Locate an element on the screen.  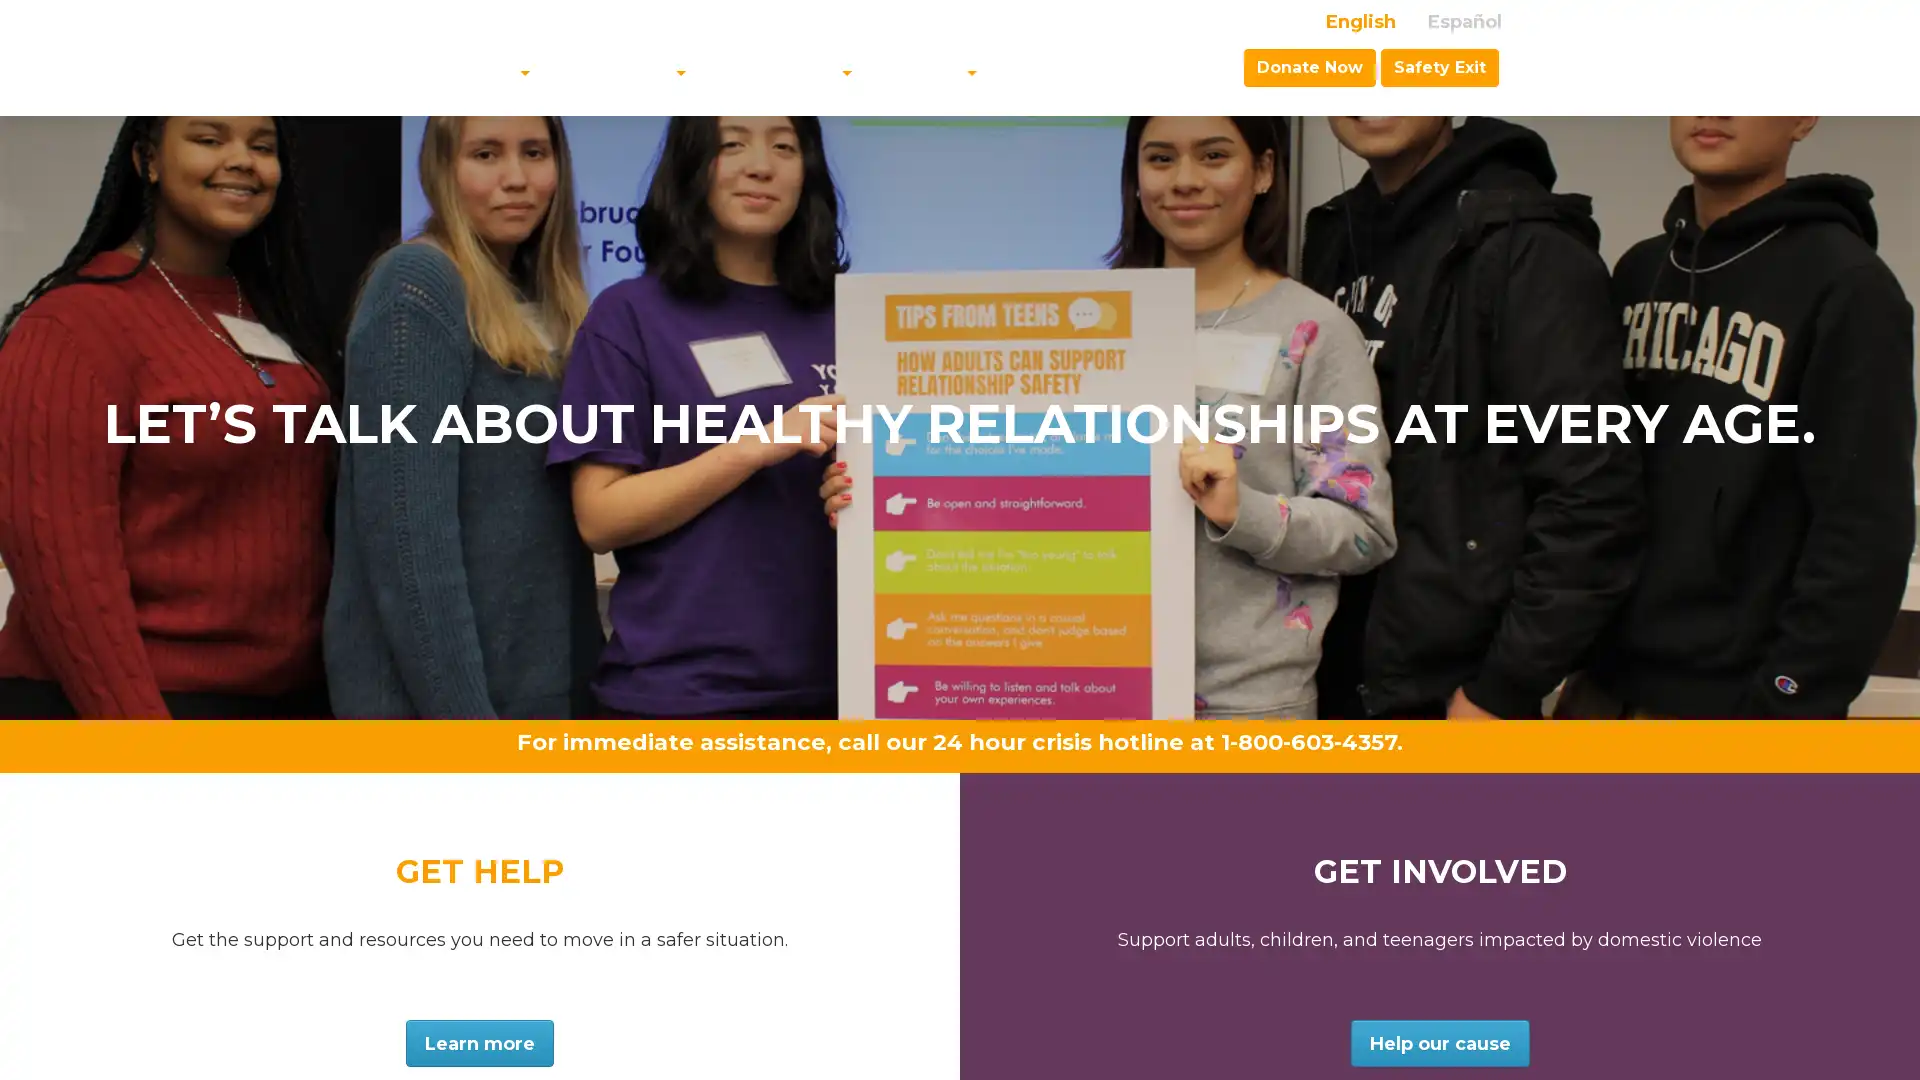
Donate Now is located at coordinates (1310, 65).